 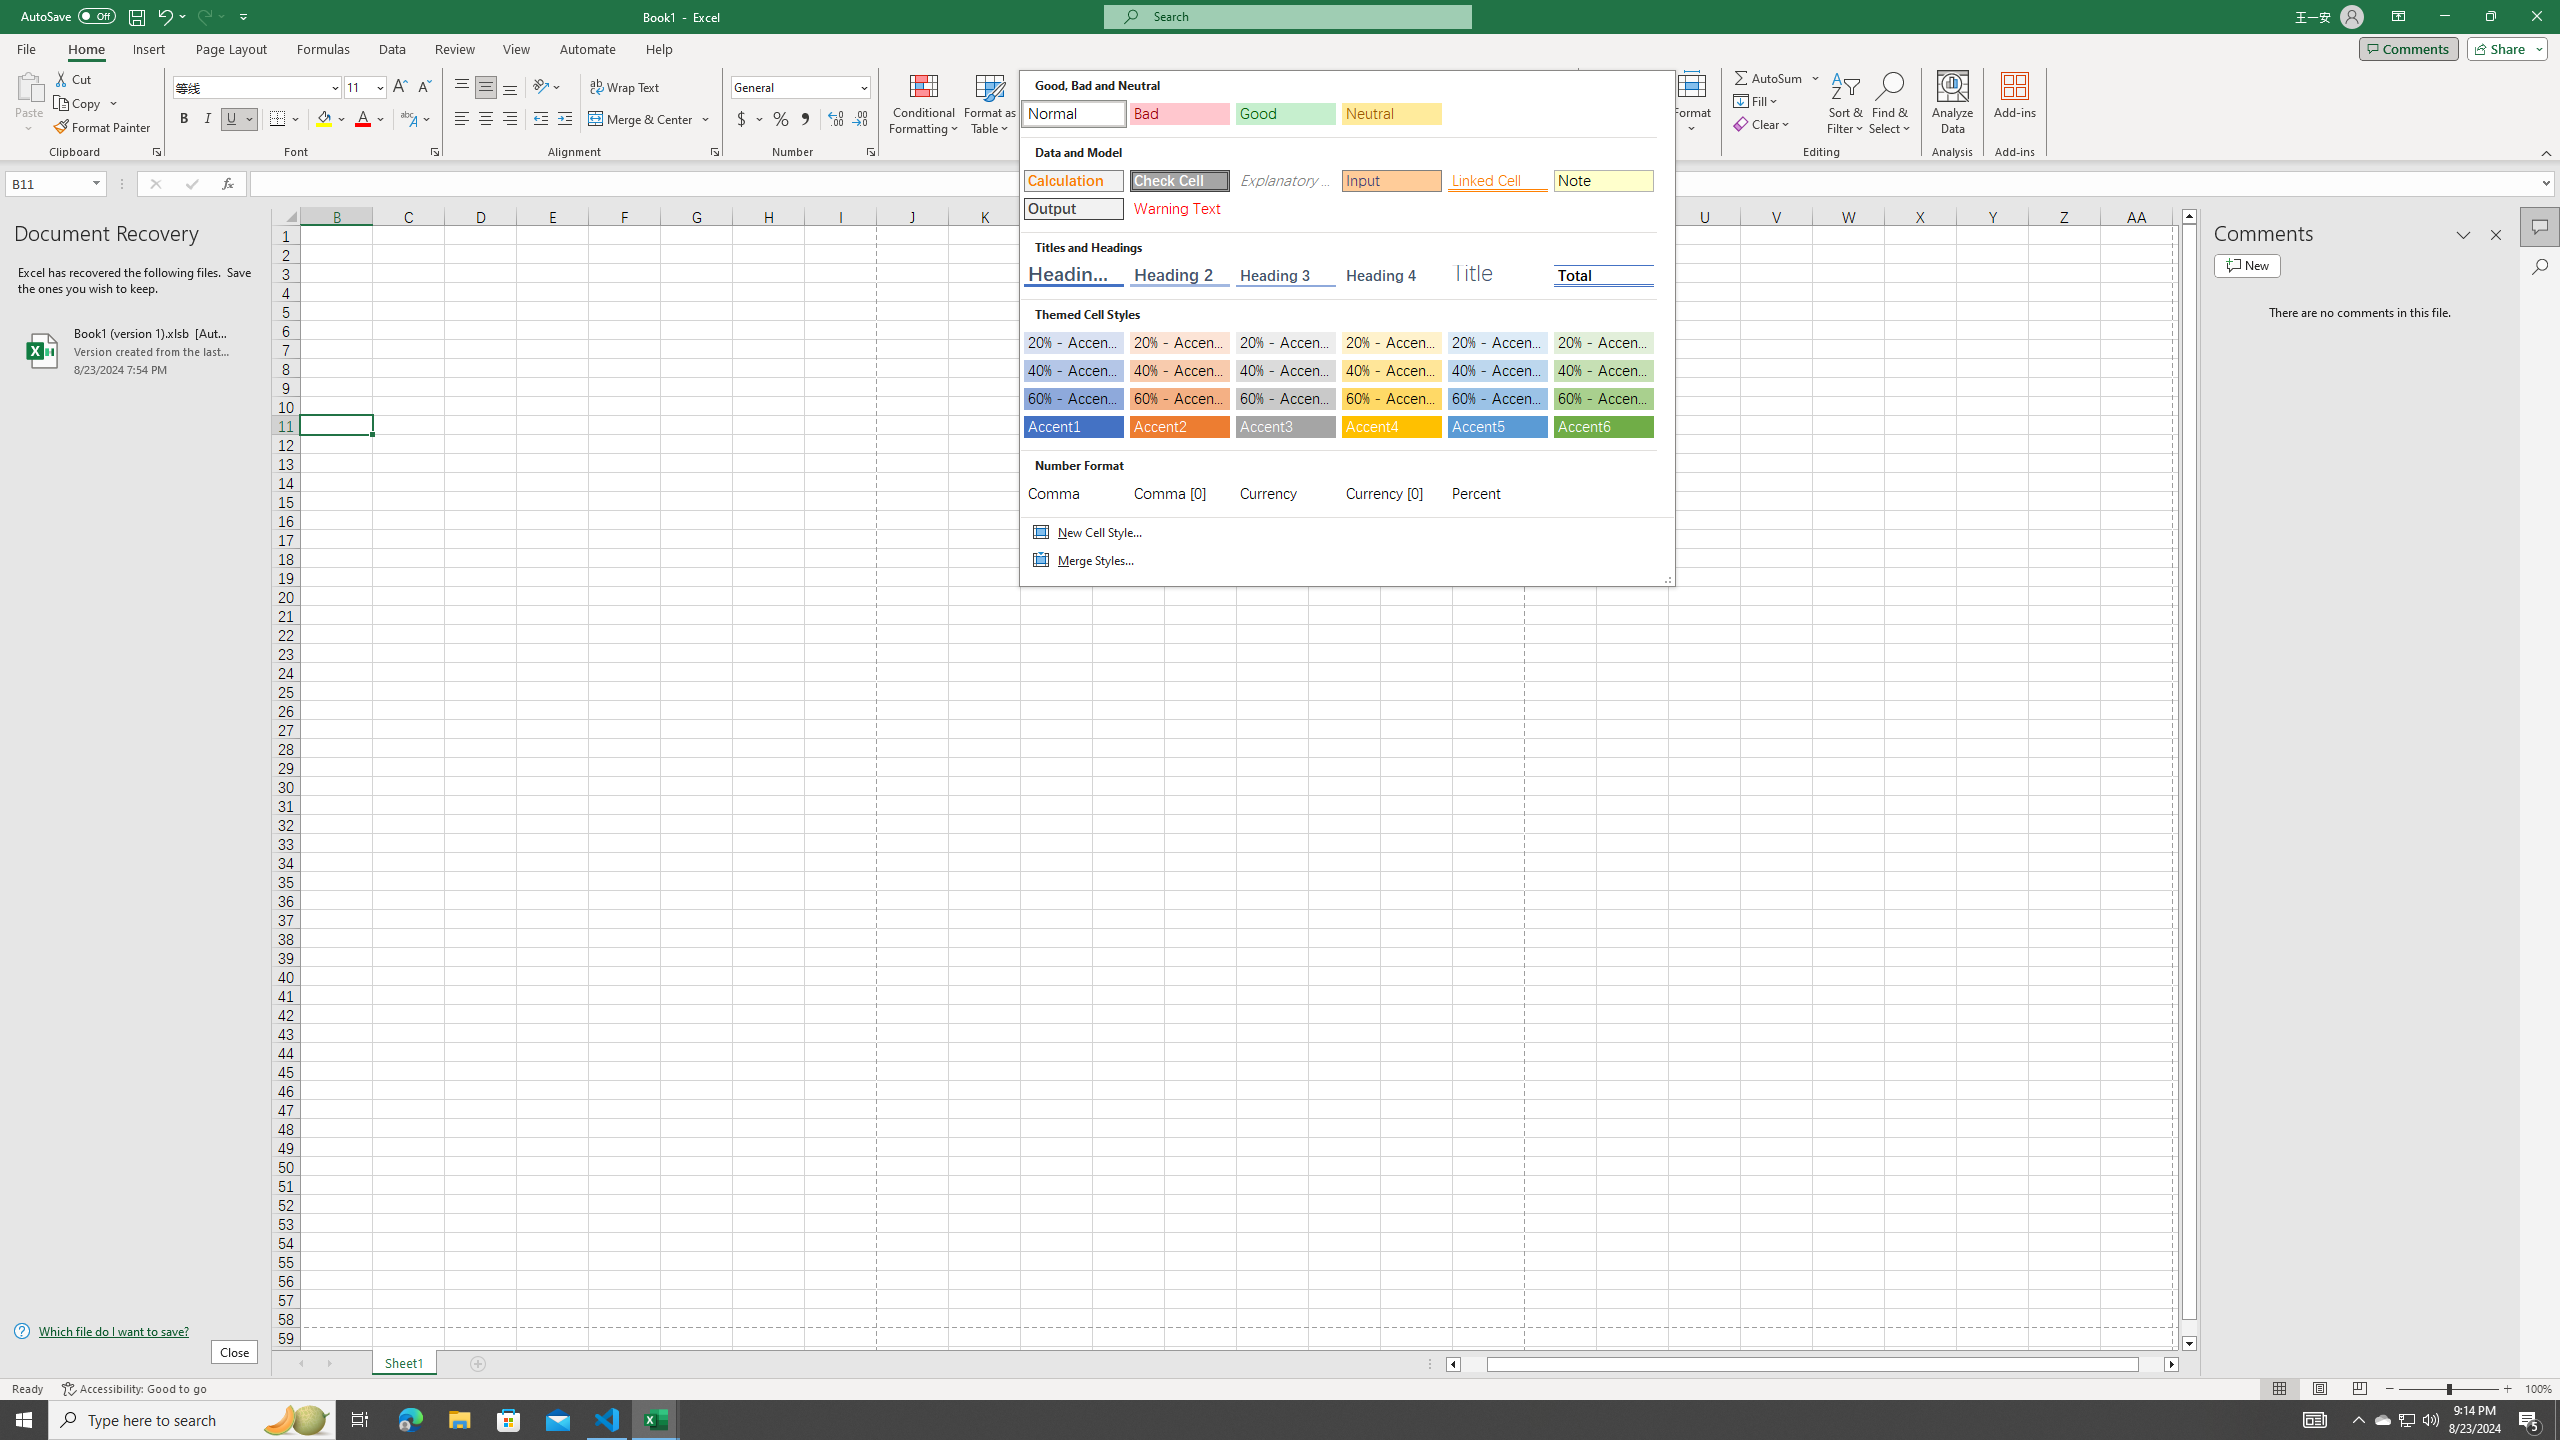 I want to click on 'Format Cell Alignment', so click(x=713, y=150).